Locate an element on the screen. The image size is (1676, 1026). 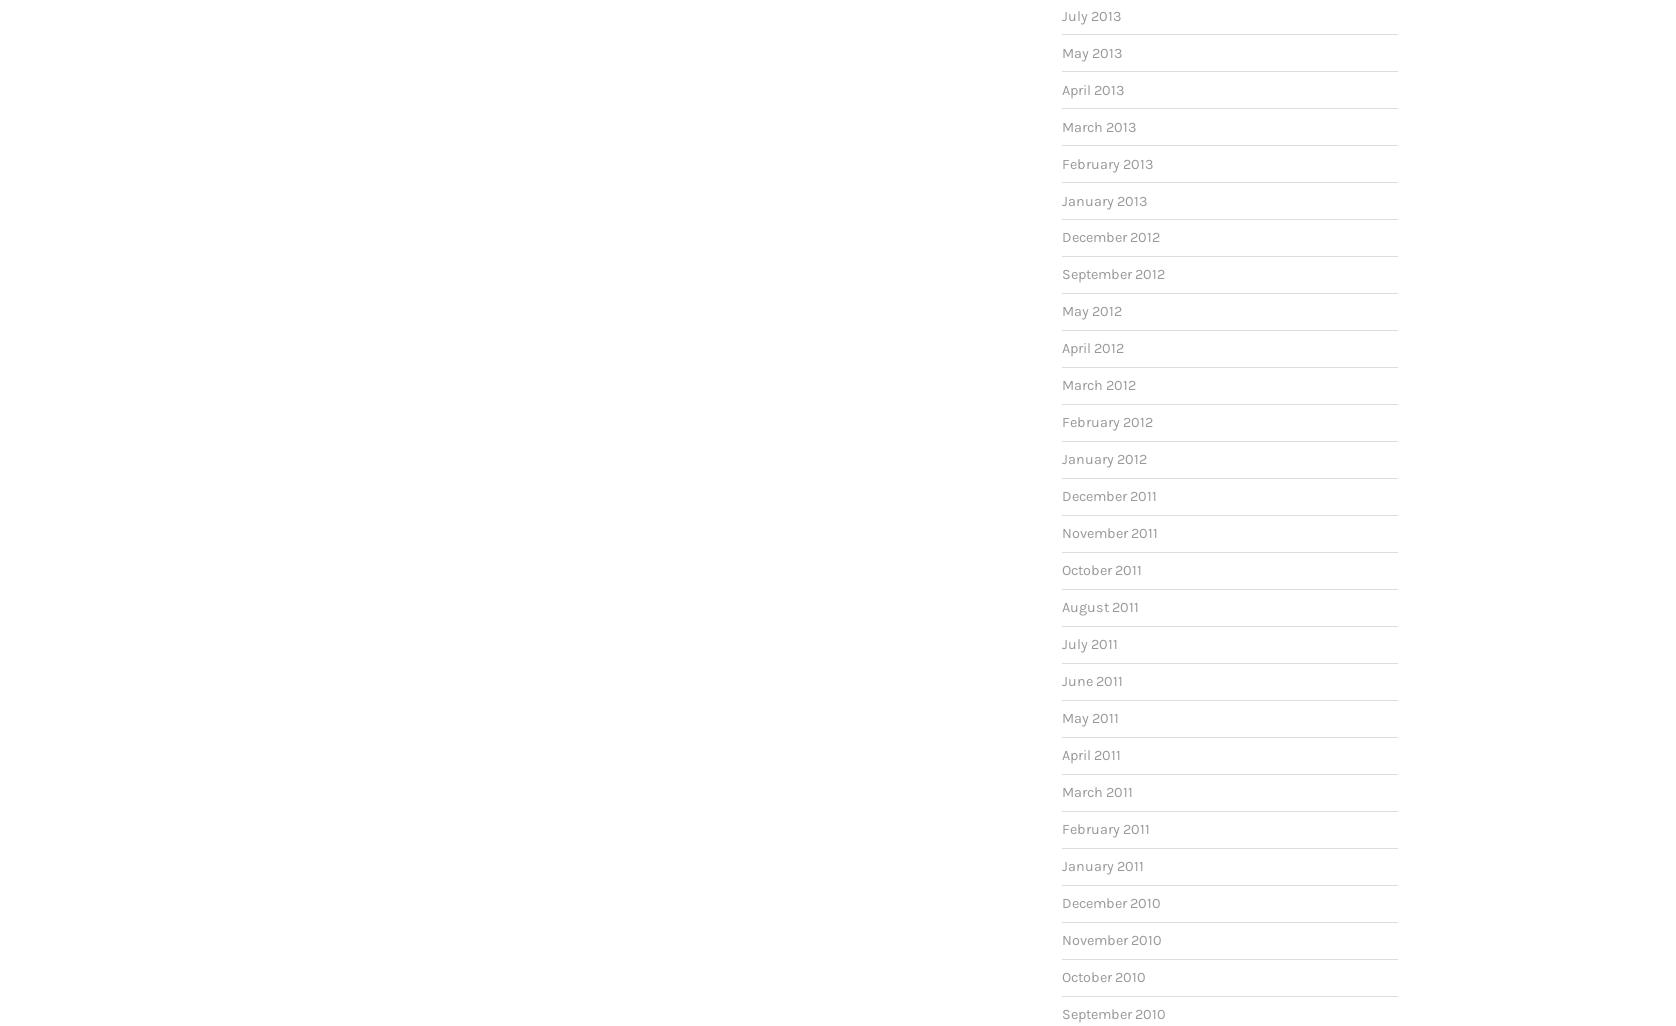
'September 2012' is located at coordinates (1112, 273).